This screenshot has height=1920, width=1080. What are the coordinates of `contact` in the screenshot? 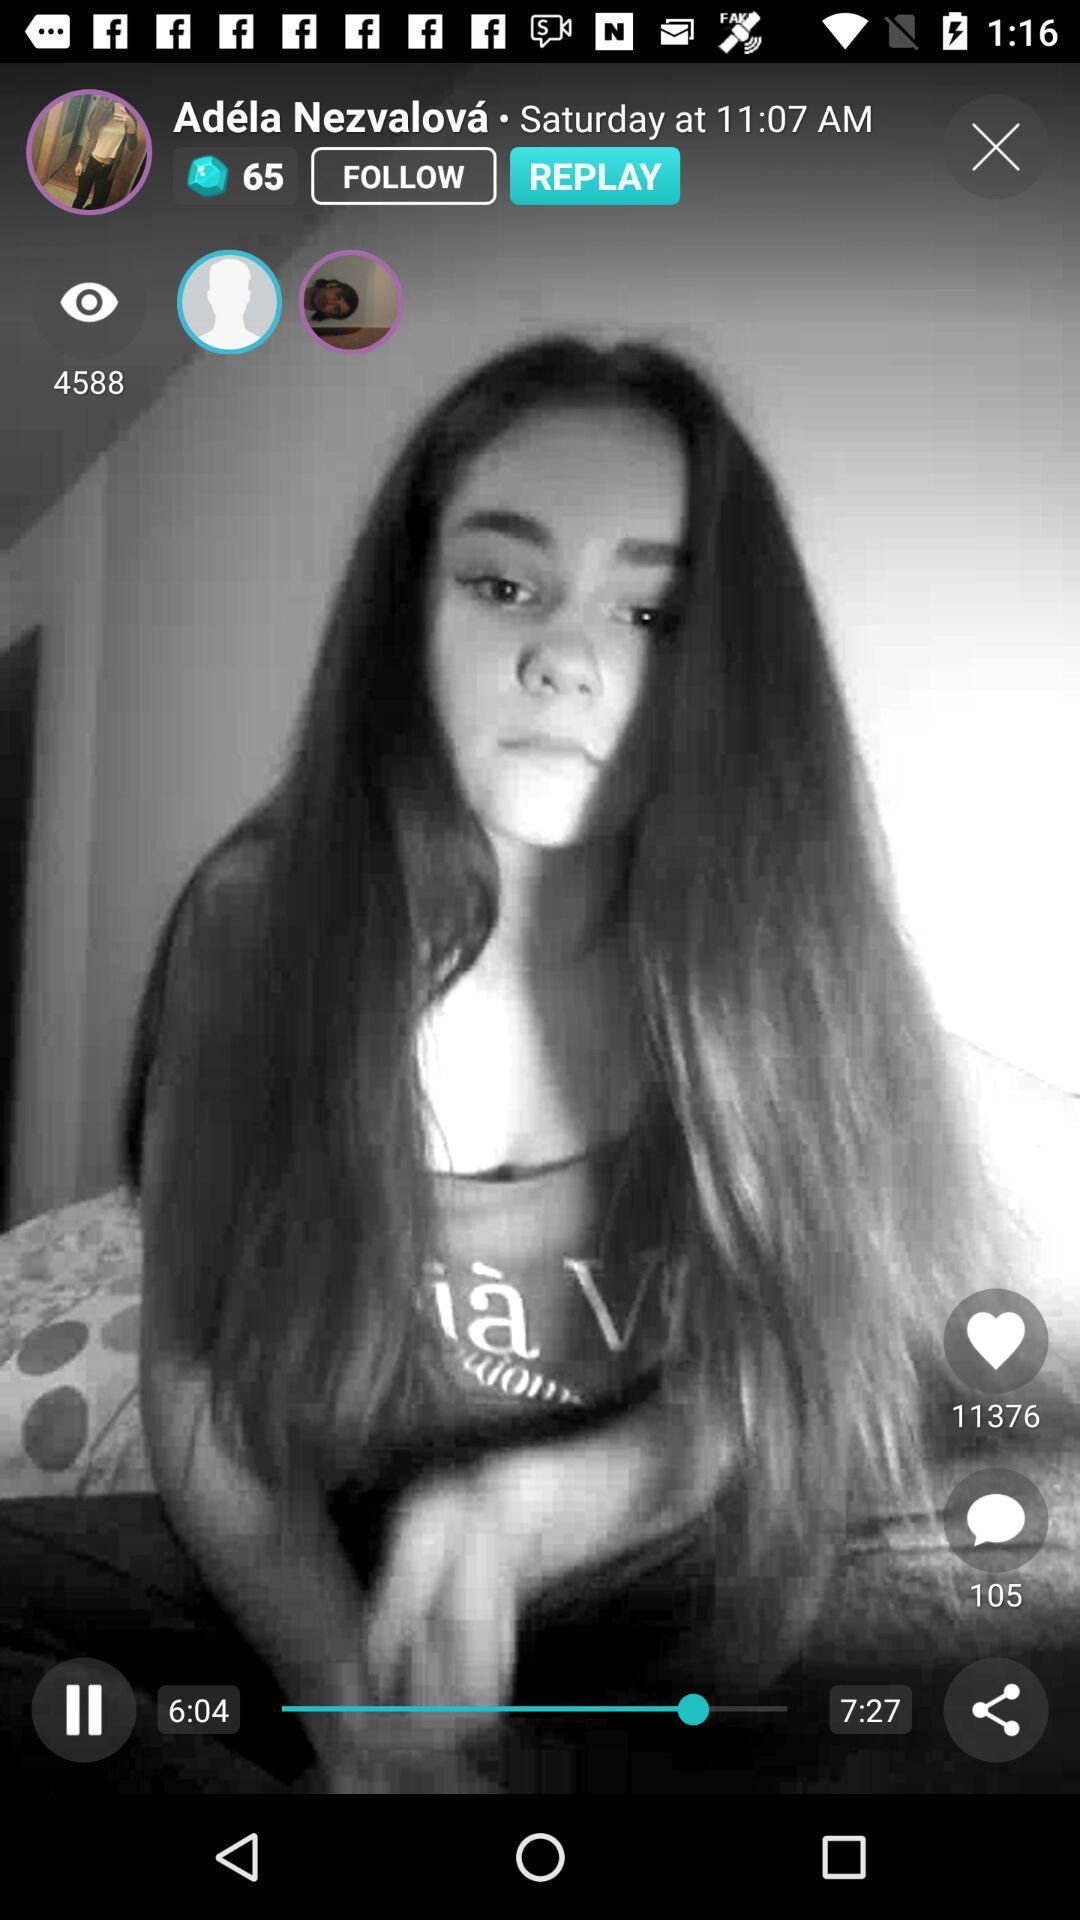 It's located at (228, 301).